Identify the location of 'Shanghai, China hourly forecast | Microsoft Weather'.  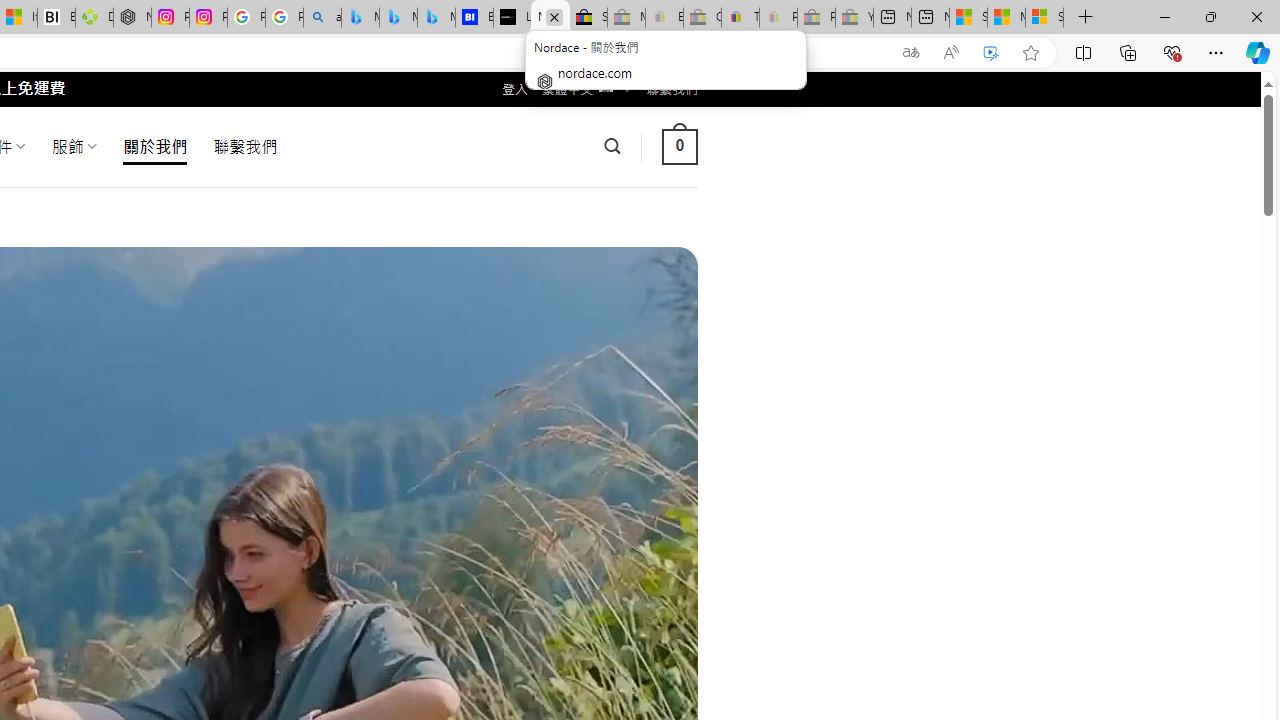
(968, 17).